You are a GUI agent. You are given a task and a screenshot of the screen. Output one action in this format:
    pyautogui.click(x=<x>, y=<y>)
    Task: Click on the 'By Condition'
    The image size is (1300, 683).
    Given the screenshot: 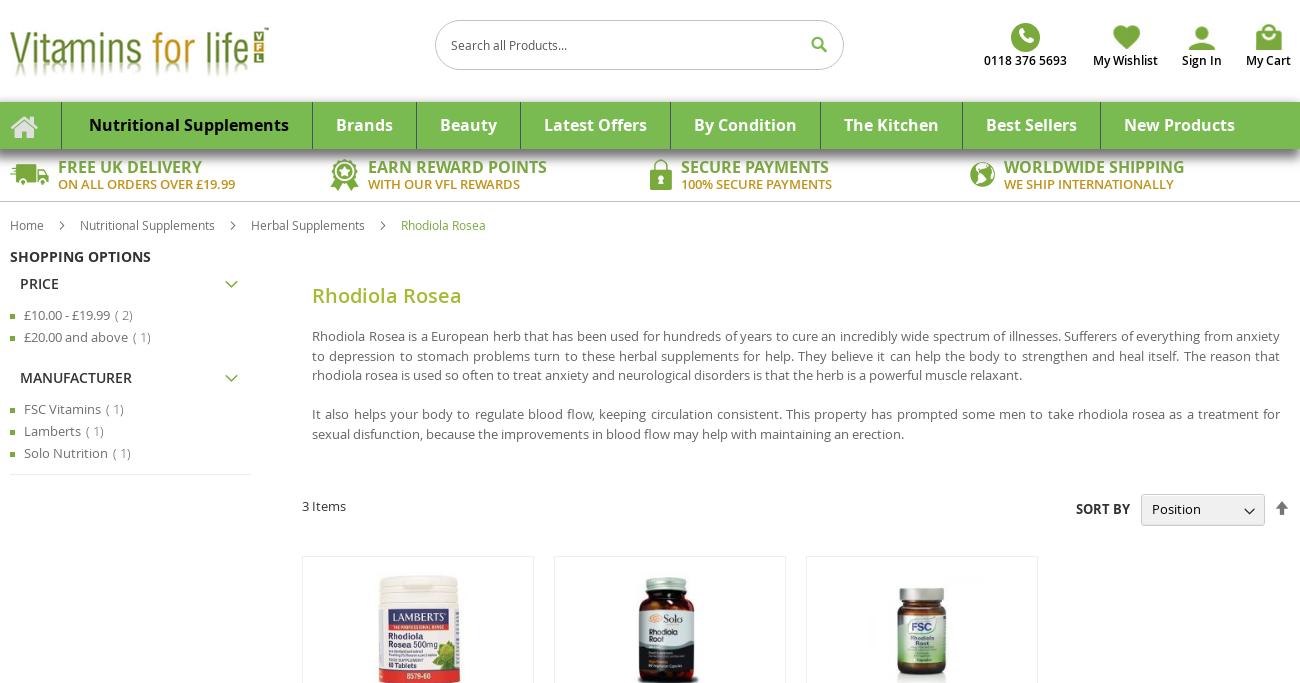 What is the action you would take?
    pyautogui.click(x=745, y=124)
    